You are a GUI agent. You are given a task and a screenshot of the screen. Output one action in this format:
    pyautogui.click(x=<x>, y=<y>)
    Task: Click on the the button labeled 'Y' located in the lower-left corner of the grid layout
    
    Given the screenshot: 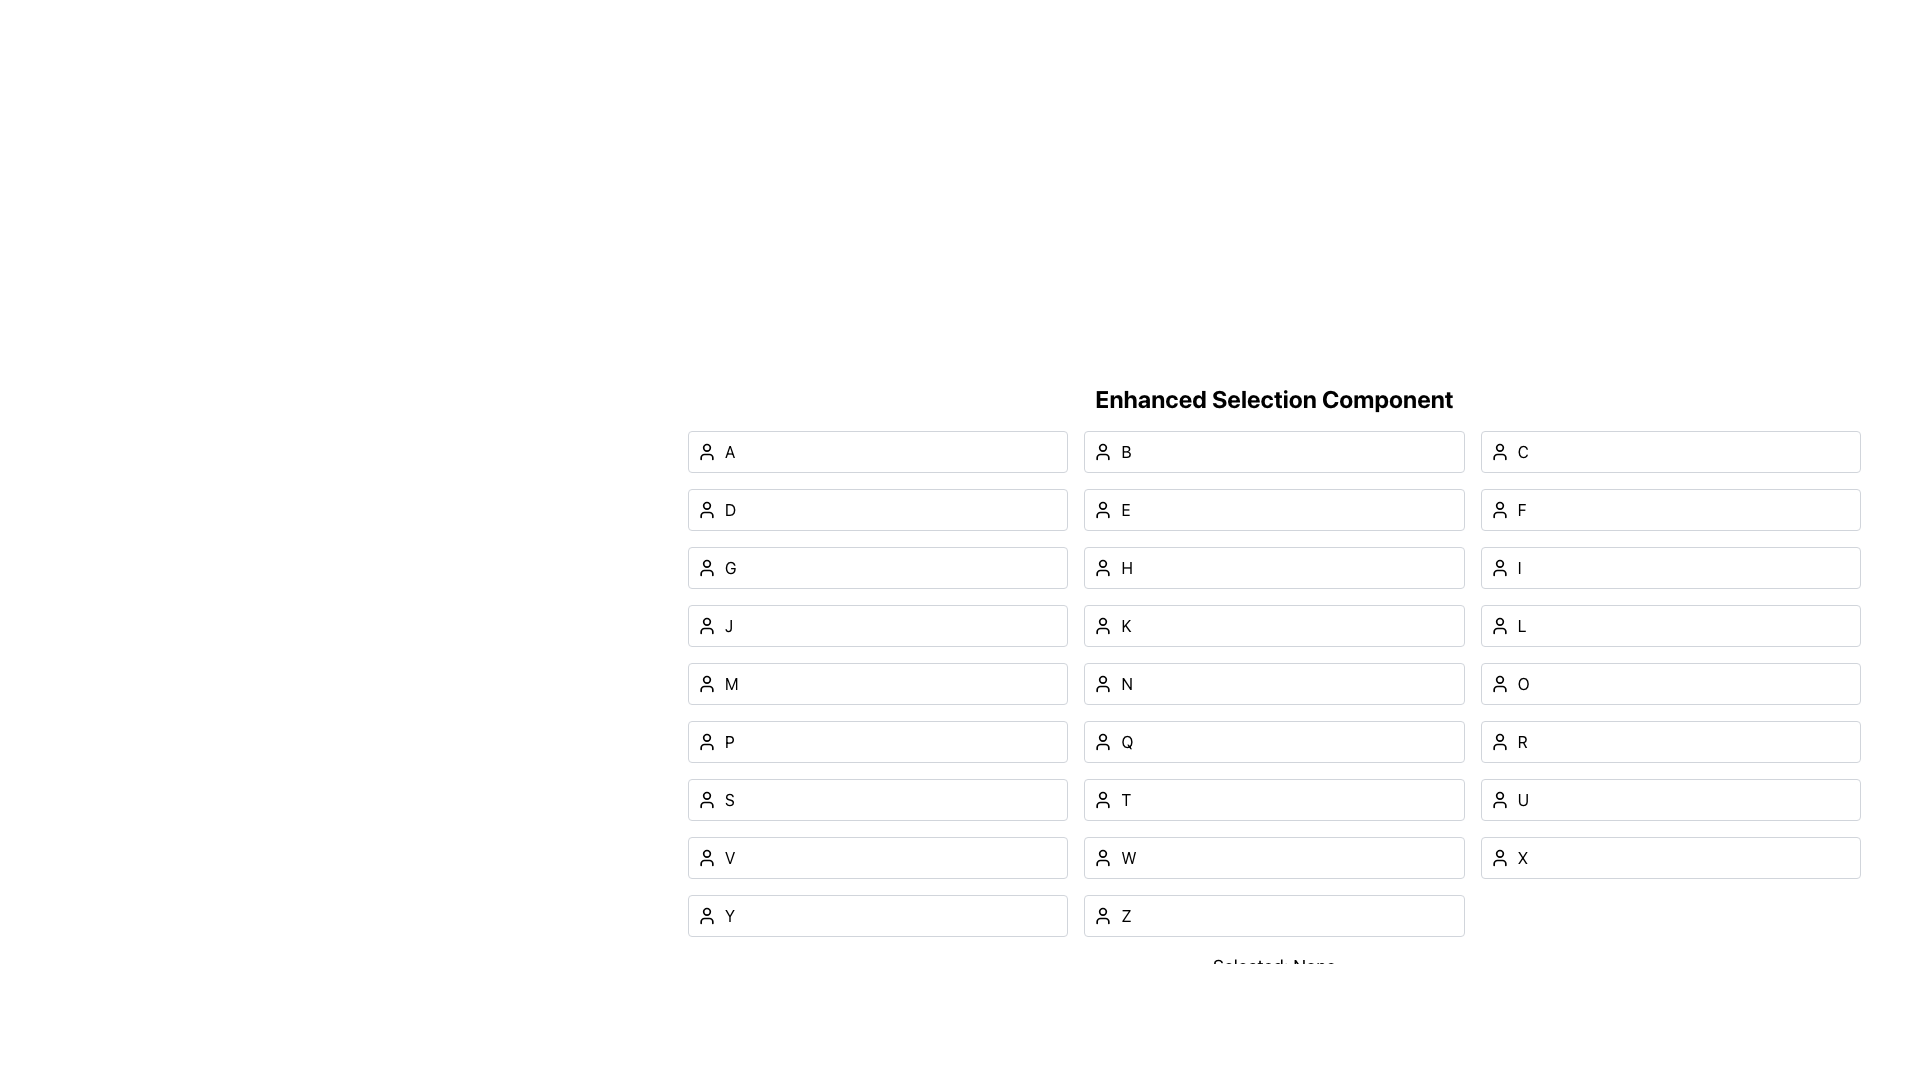 What is the action you would take?
    pyautogui.click(x=878, y=915)
    